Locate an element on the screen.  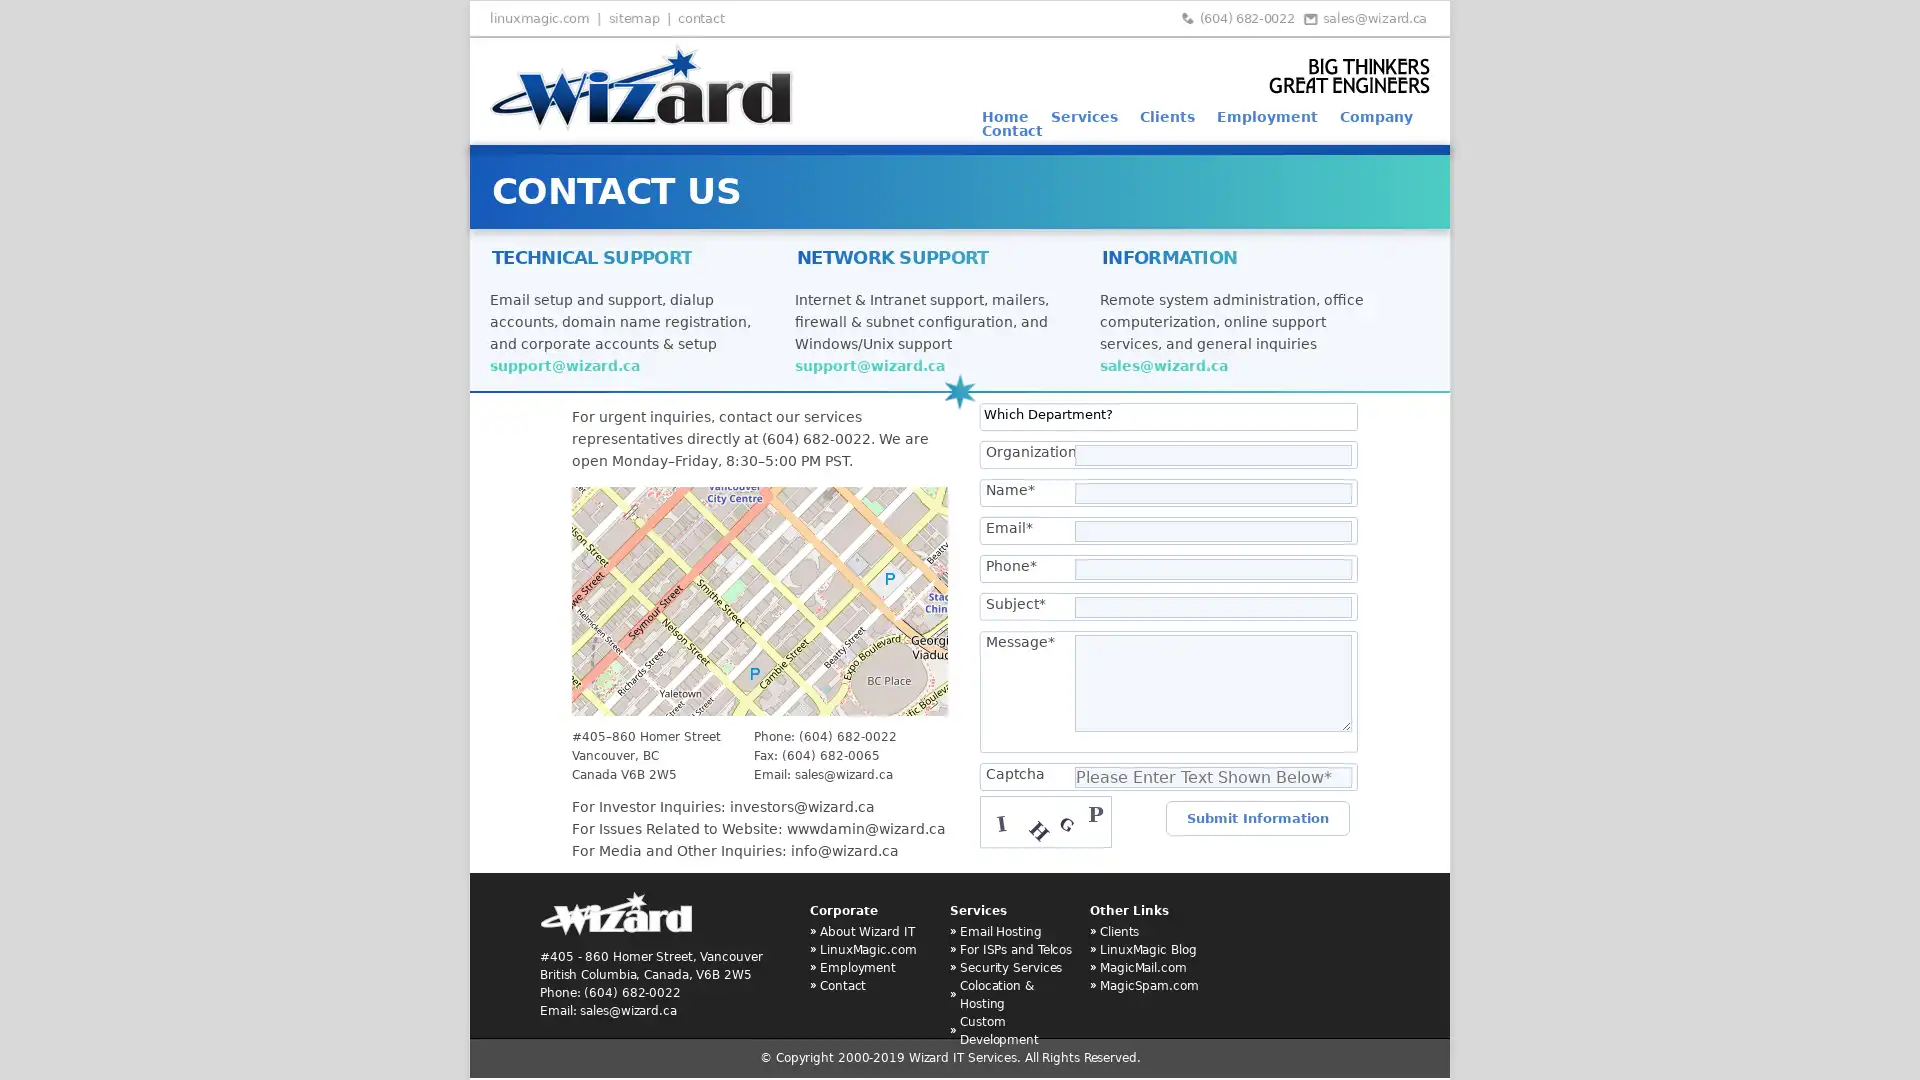
i is located at coordinates (580, 856).